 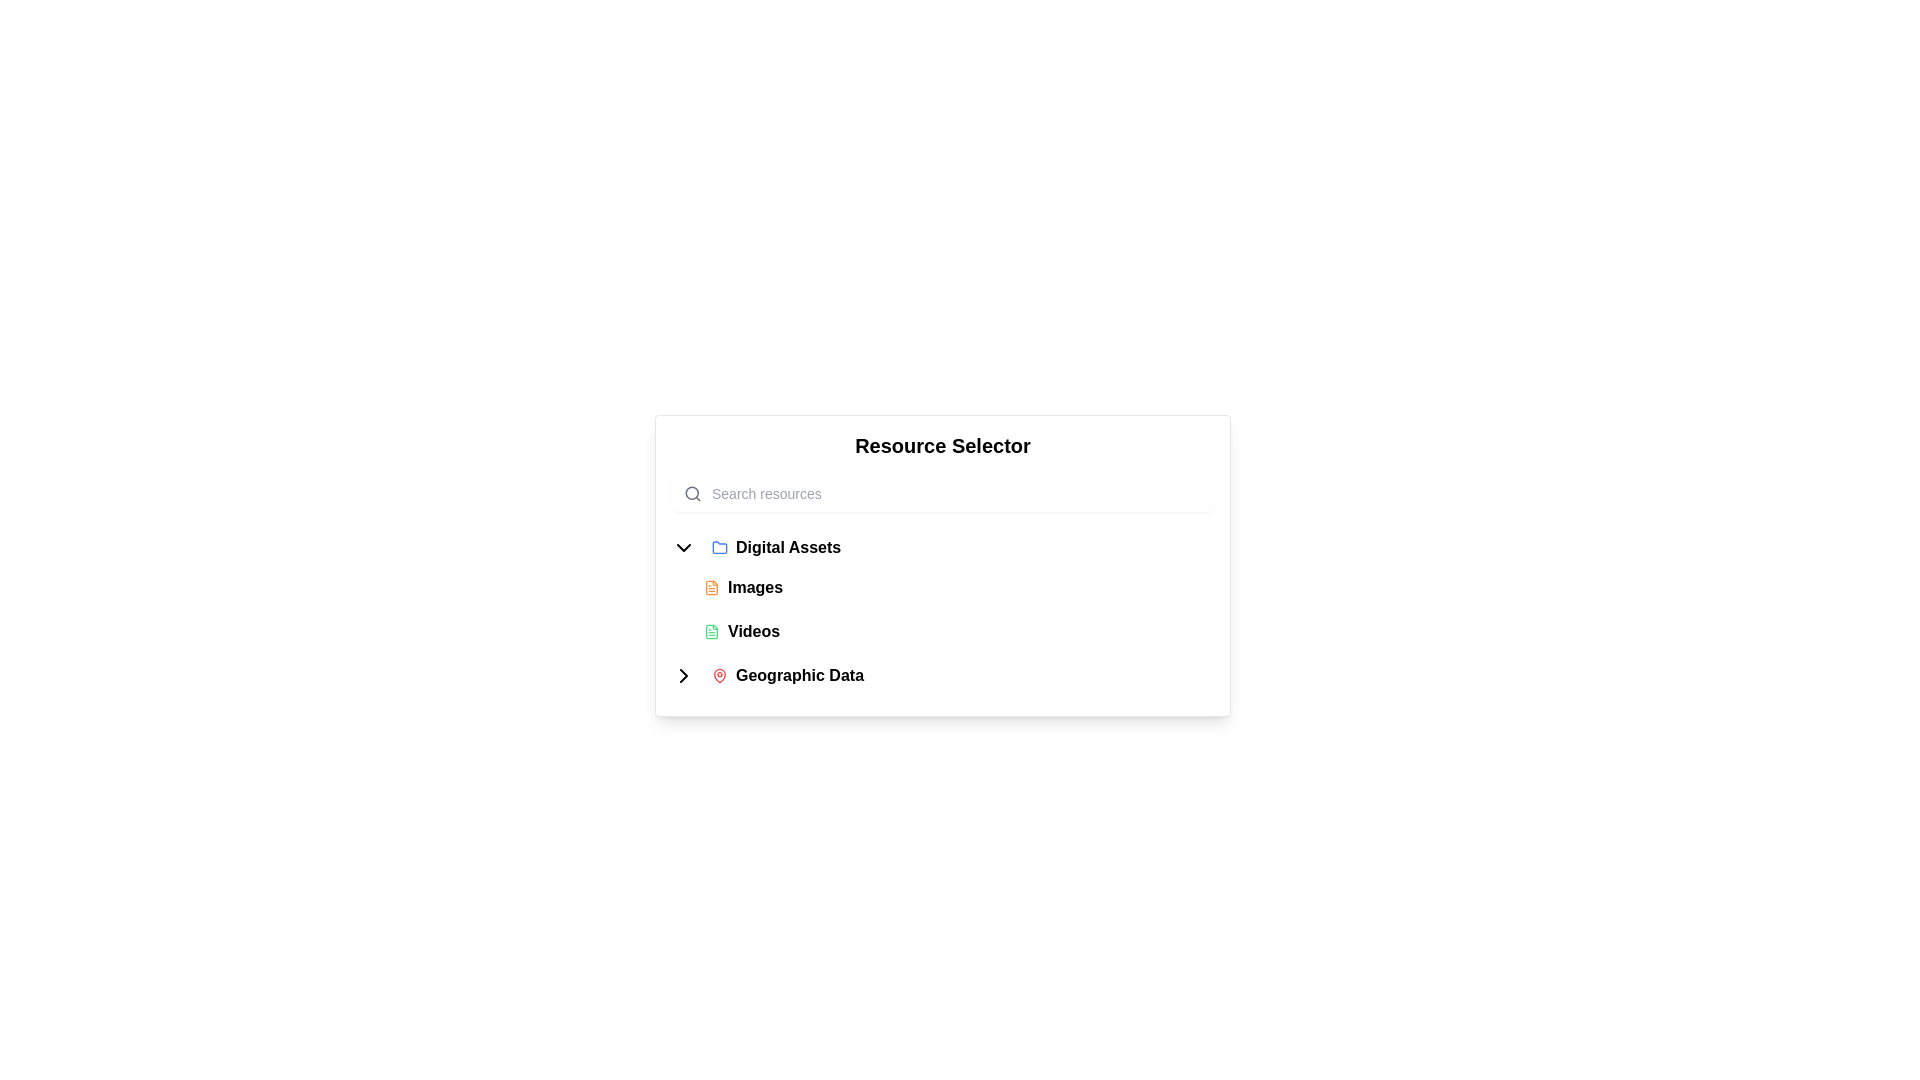 I want to click on the 'Videos' button located in the 'Resource Selector' dropdown menu under the 'Digital Assets' section, so click(x=741, y=632).